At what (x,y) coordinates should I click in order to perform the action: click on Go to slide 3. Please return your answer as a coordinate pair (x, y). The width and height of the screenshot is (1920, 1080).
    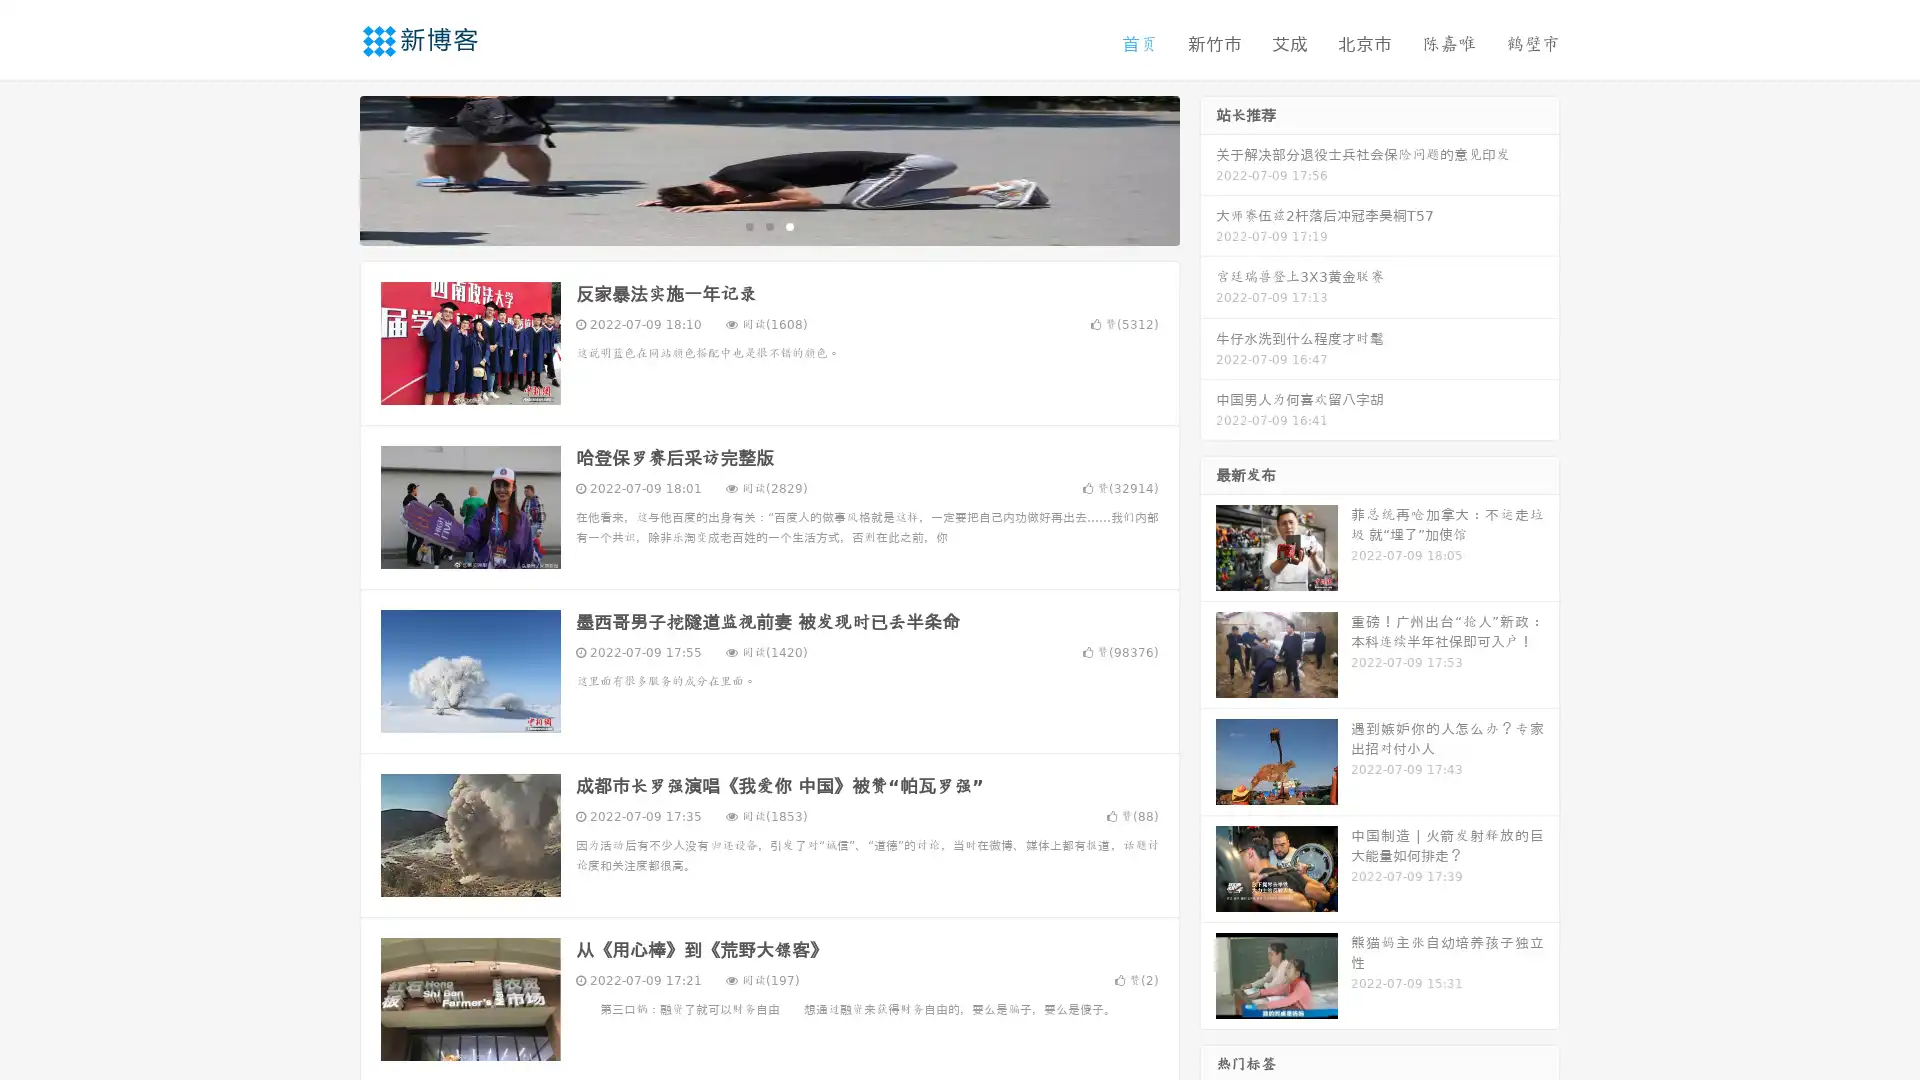
    Looking at the image, I should click on (789, 225).